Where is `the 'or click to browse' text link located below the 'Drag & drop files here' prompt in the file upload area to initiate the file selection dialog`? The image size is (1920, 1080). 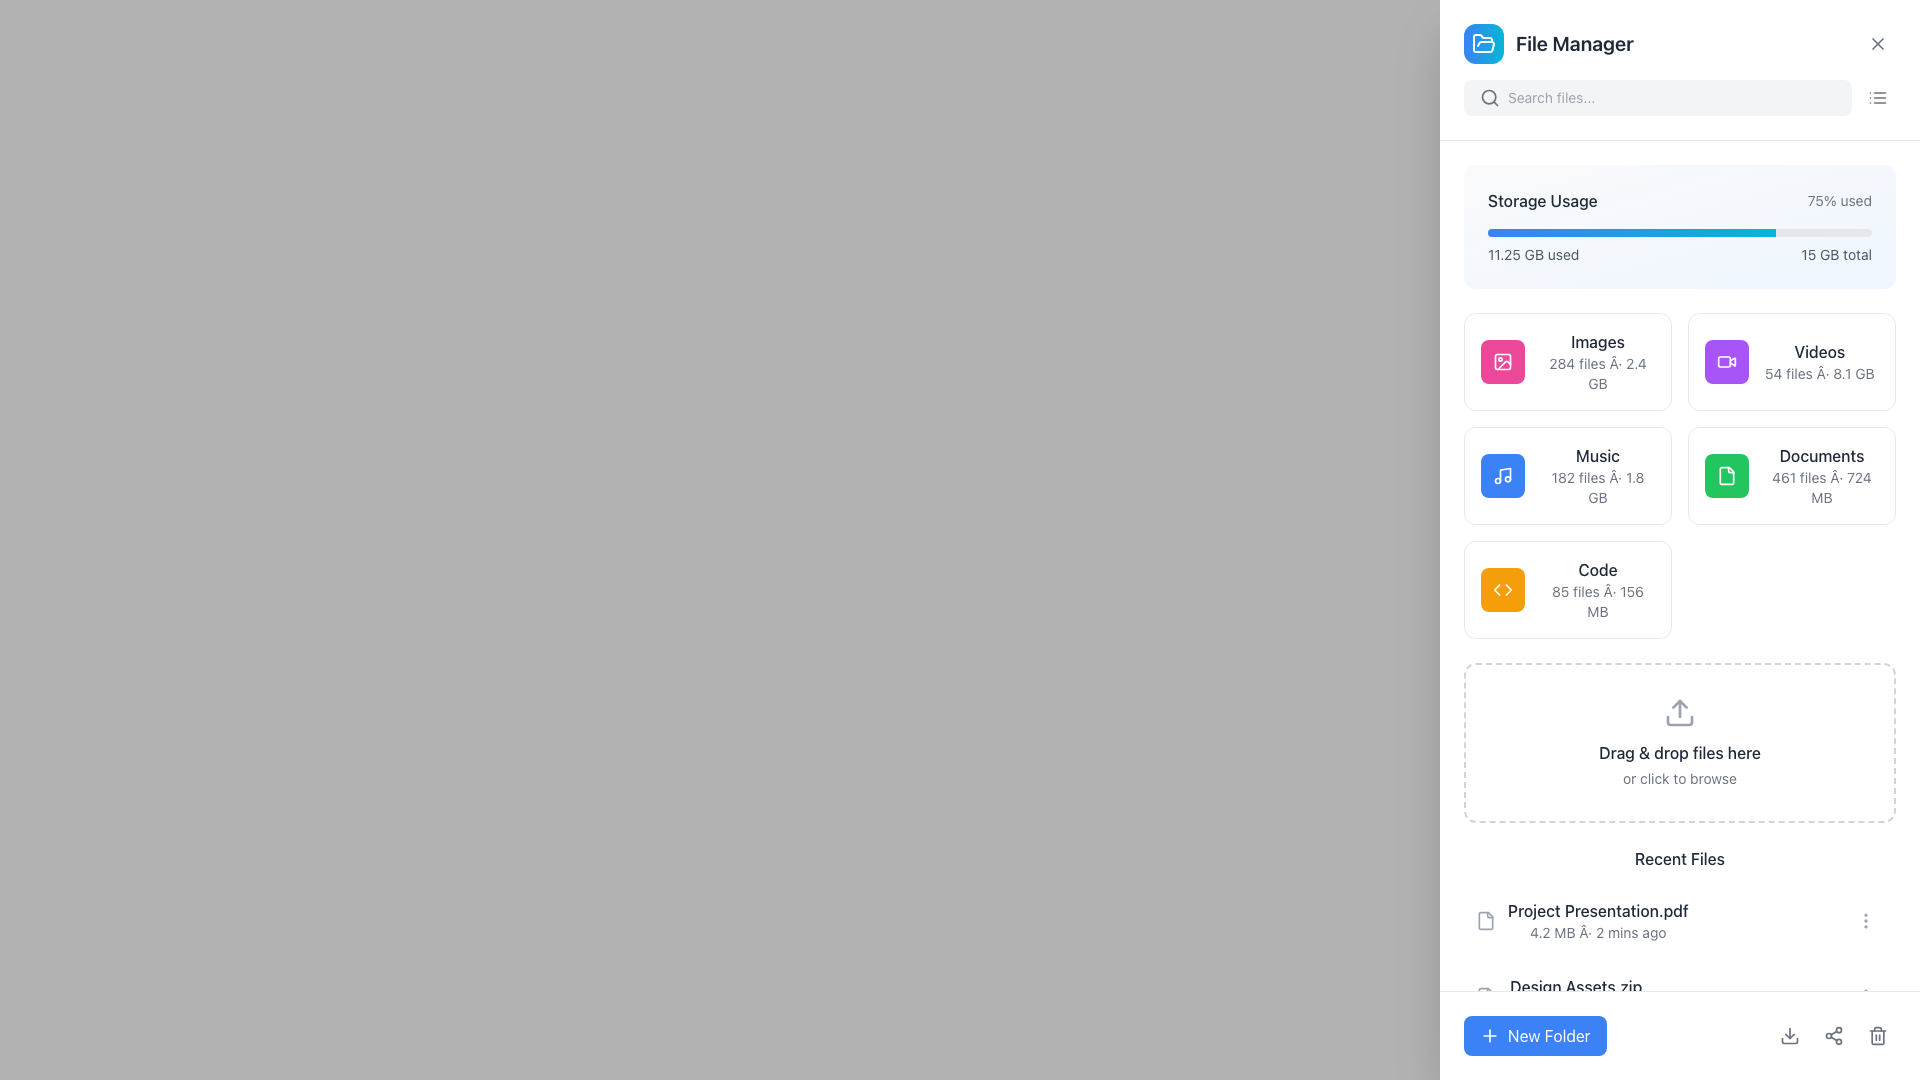
the 'or click to browse' text link located below the 'Drag & drop files here' prompt in the file upload area to initiate the file selection dialog is located at coordinates (1680, 778).